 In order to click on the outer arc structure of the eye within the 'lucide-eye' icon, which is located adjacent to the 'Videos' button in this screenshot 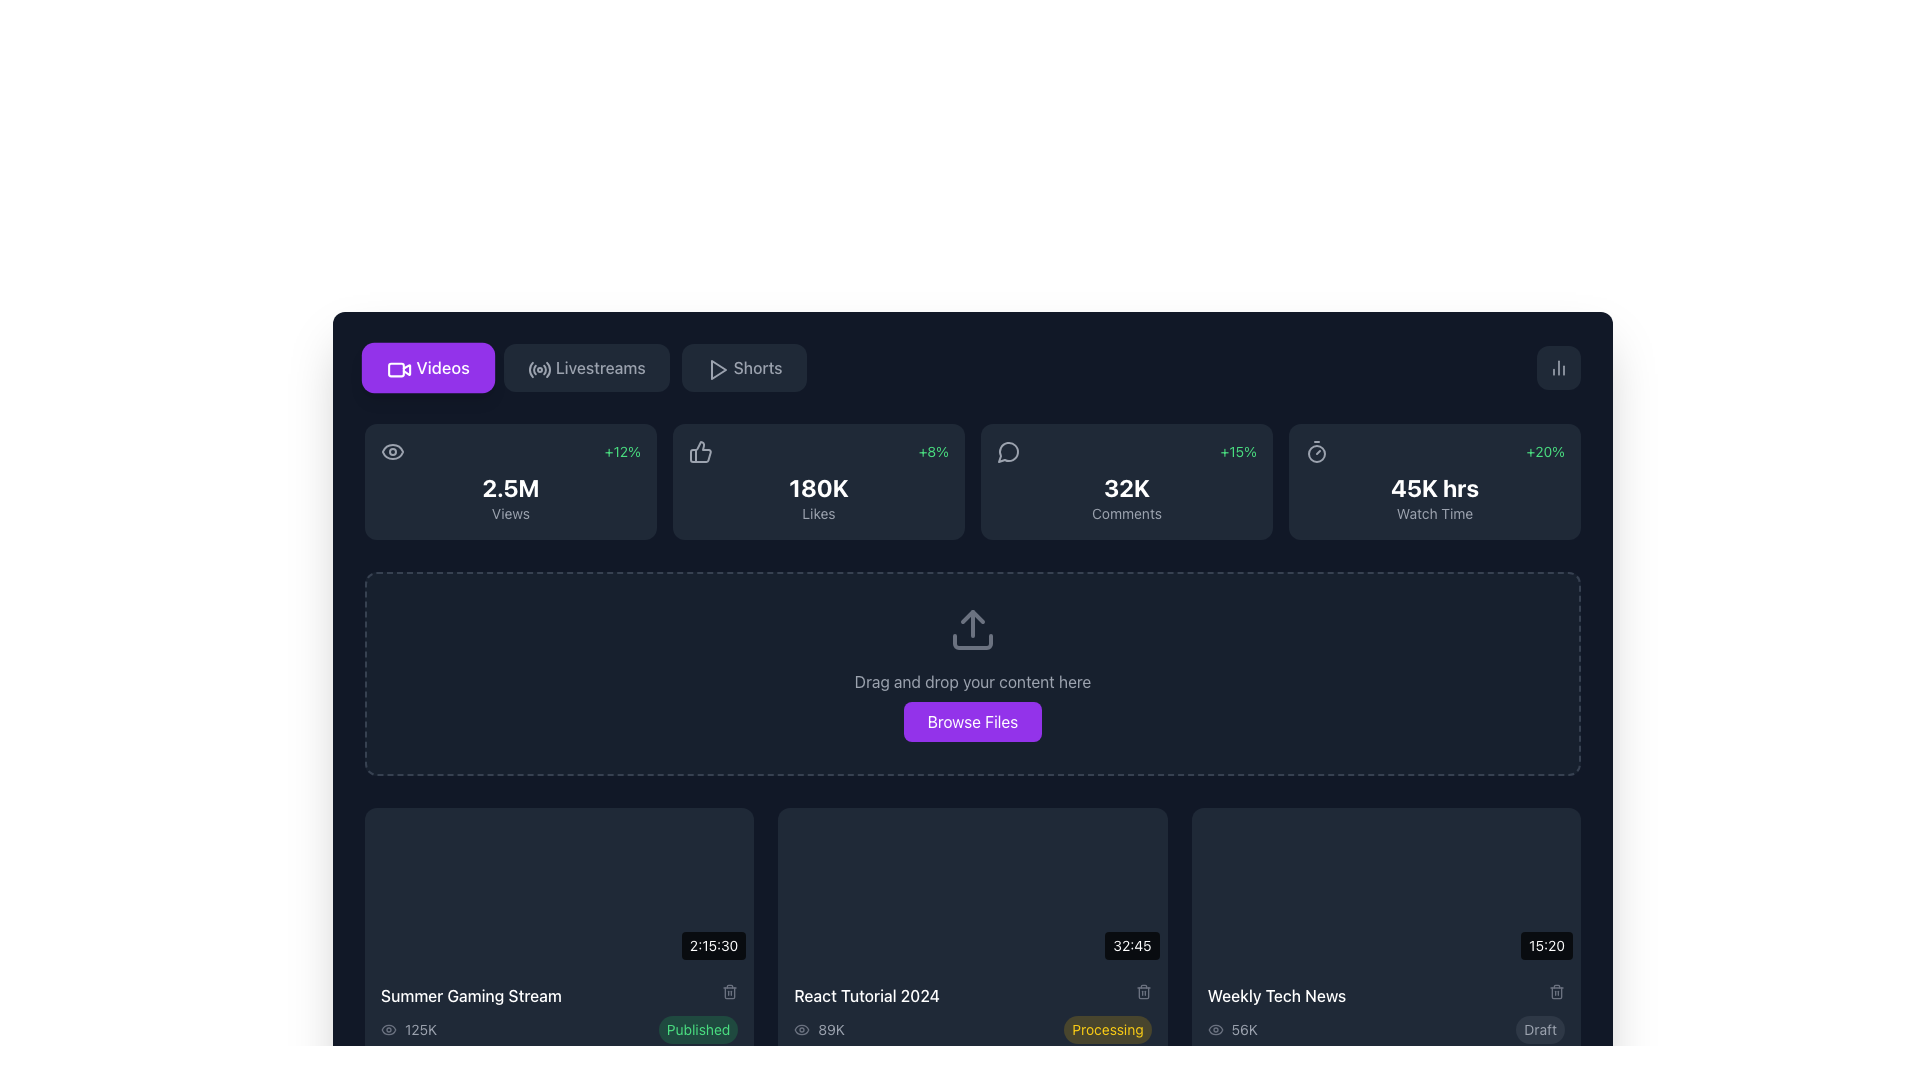, I will do `click(393, 451)`.